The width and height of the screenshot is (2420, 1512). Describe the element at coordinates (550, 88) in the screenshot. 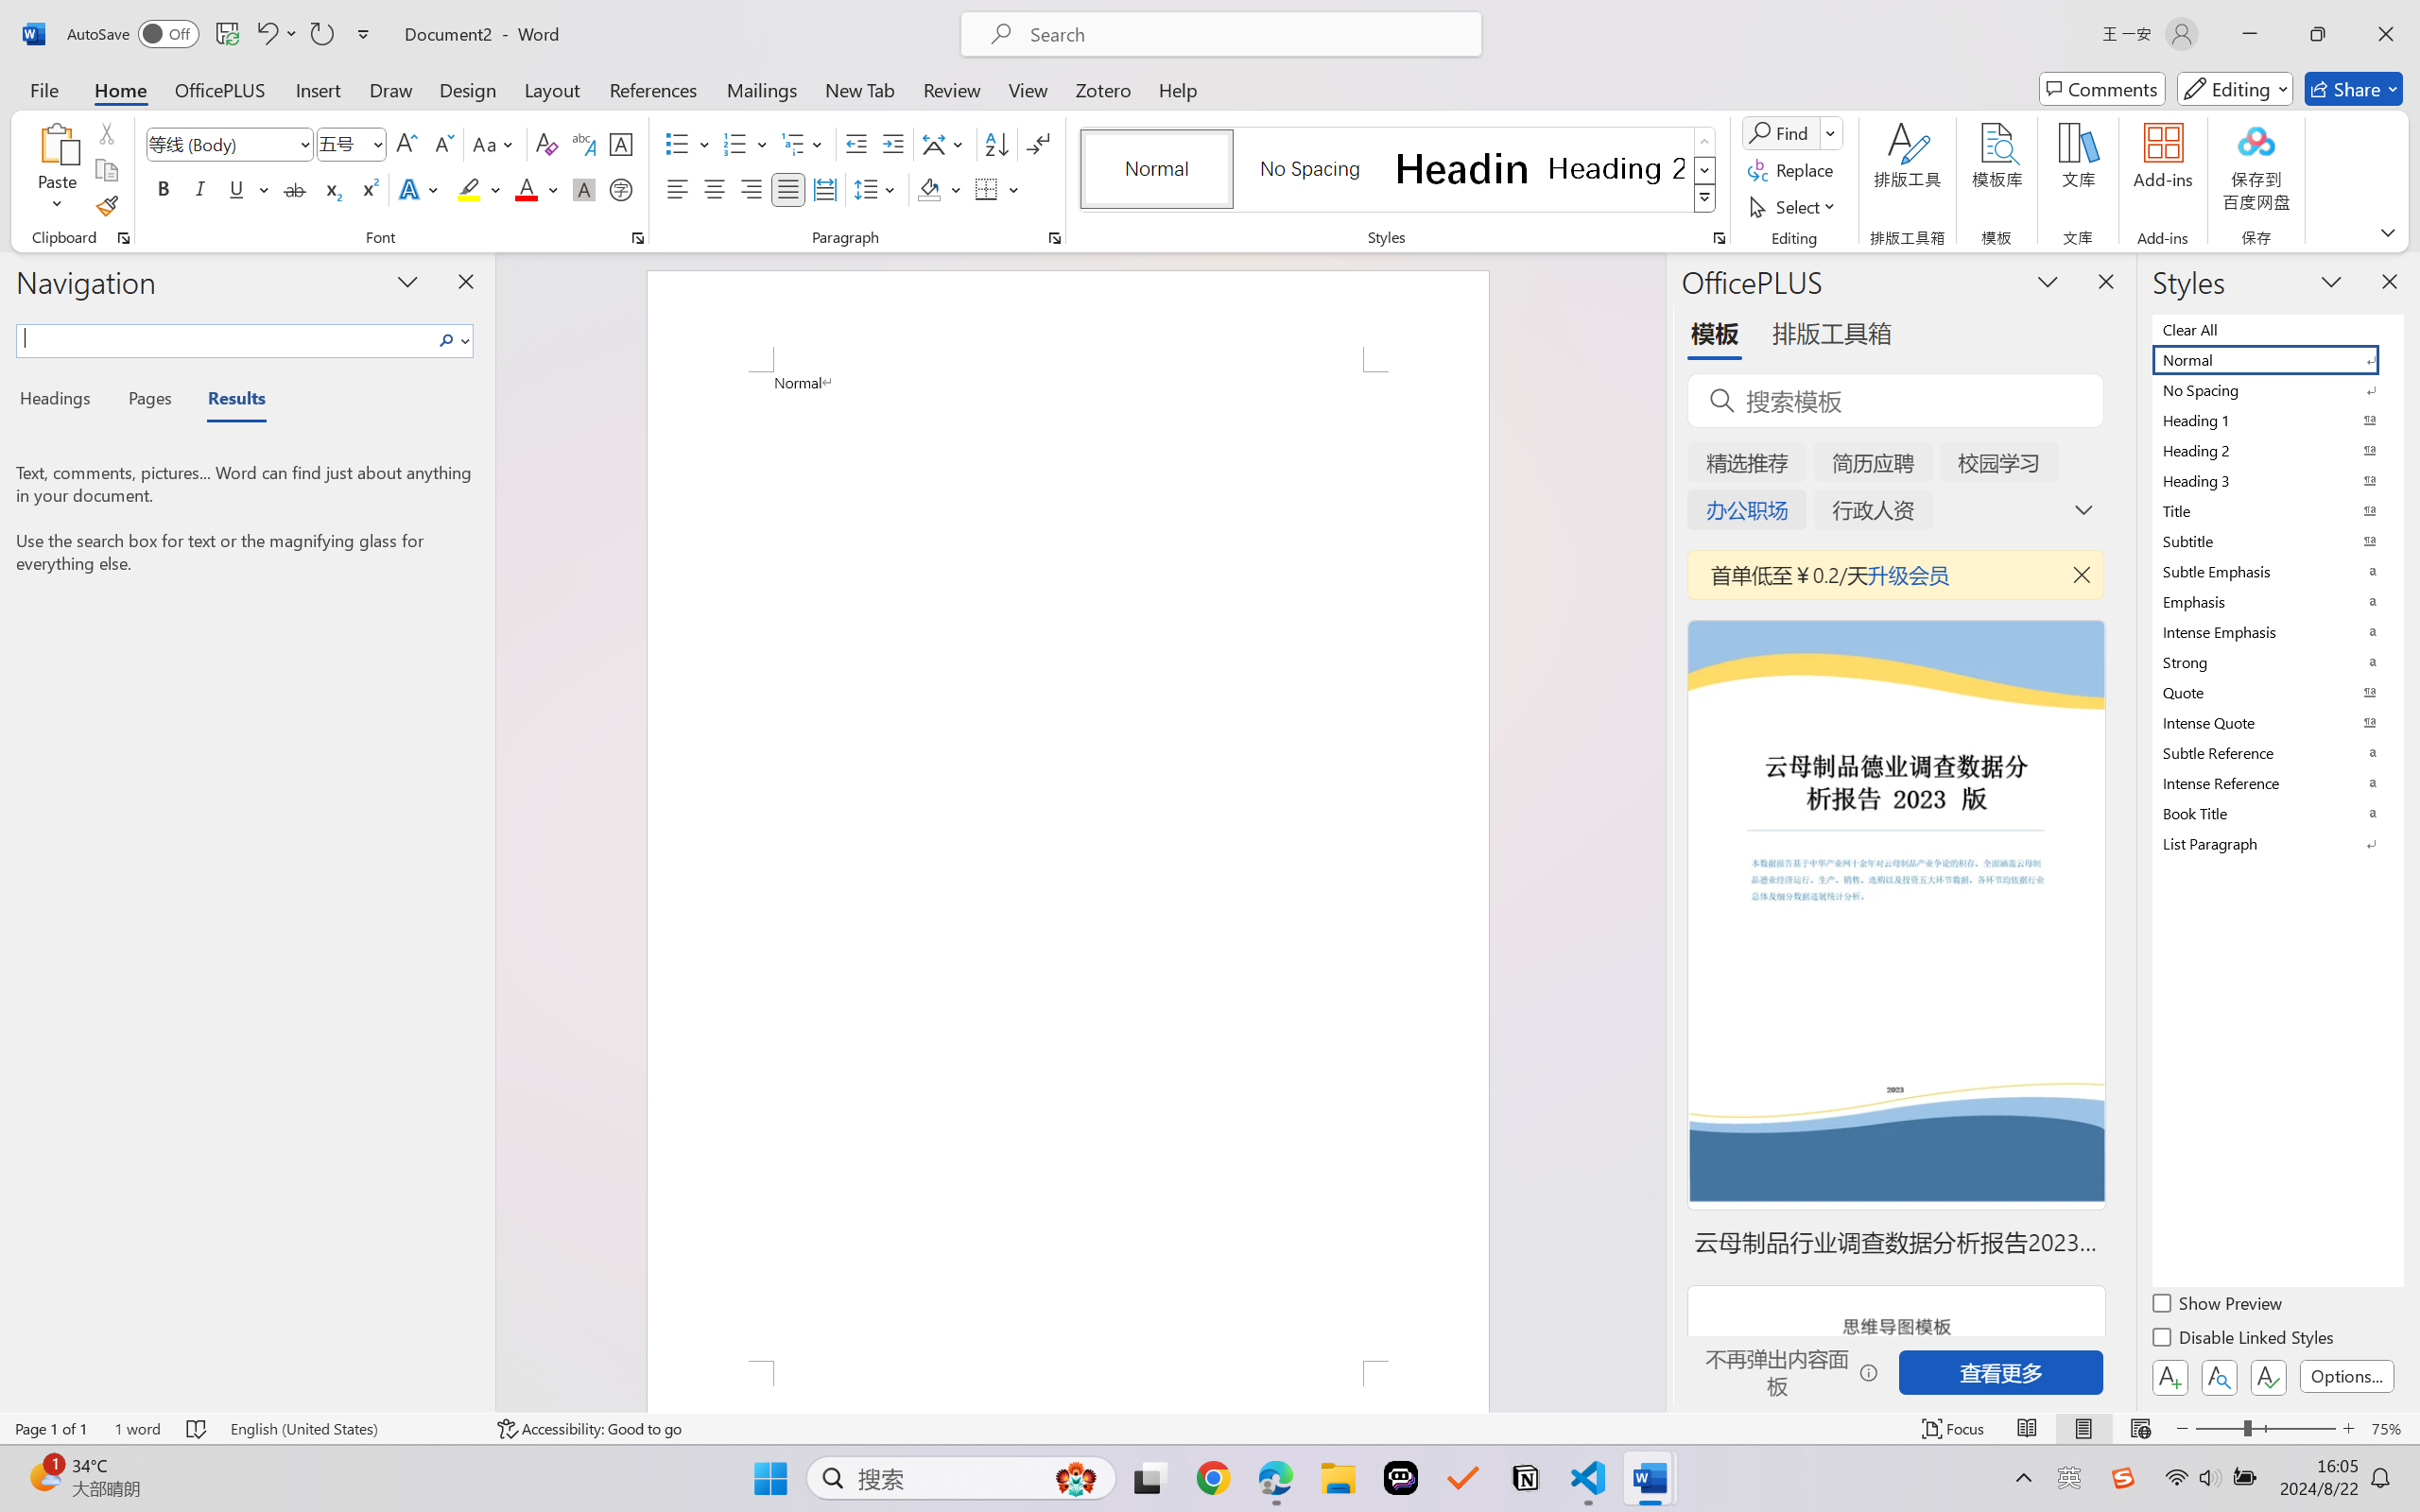

I see `'Layout'` at that location.